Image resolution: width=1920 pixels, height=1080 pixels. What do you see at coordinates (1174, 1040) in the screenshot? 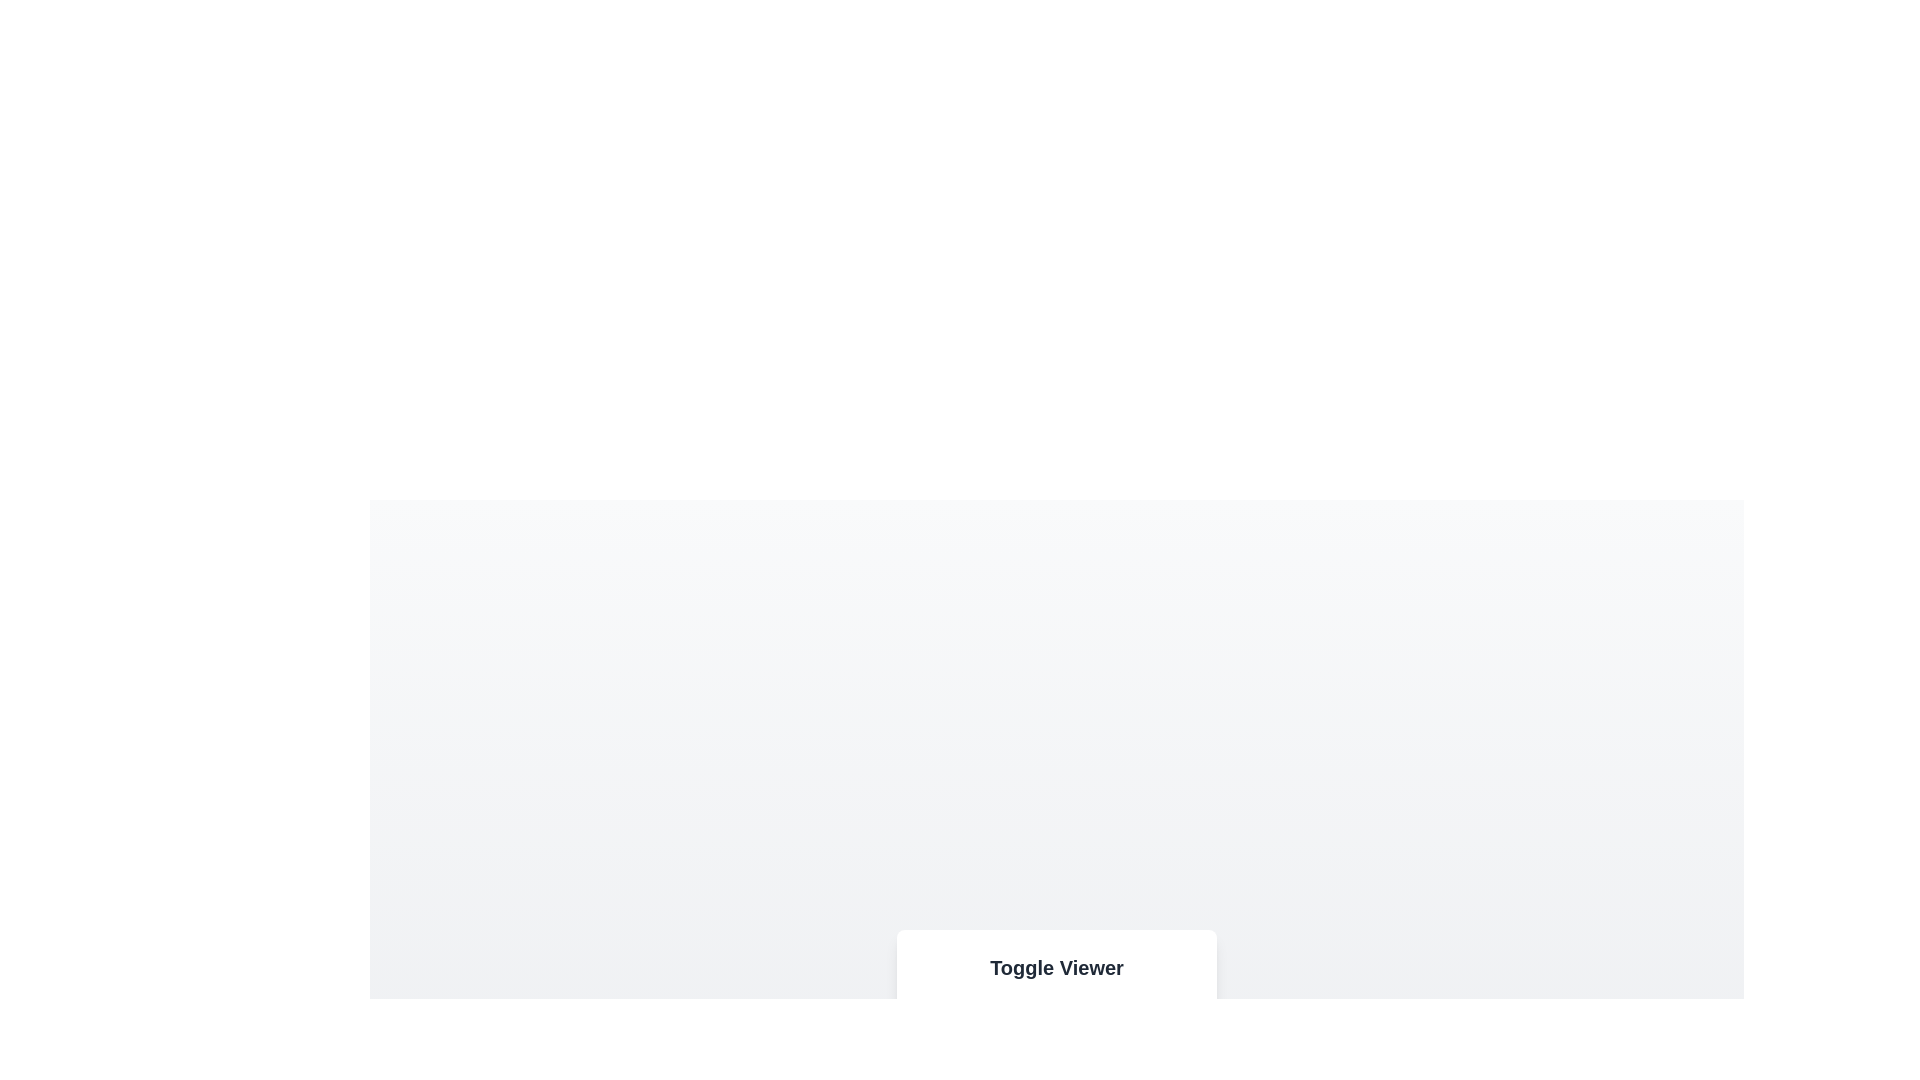
I see `the button labeled Text to observe its hover effect` at bounding box center [1174, 1040].